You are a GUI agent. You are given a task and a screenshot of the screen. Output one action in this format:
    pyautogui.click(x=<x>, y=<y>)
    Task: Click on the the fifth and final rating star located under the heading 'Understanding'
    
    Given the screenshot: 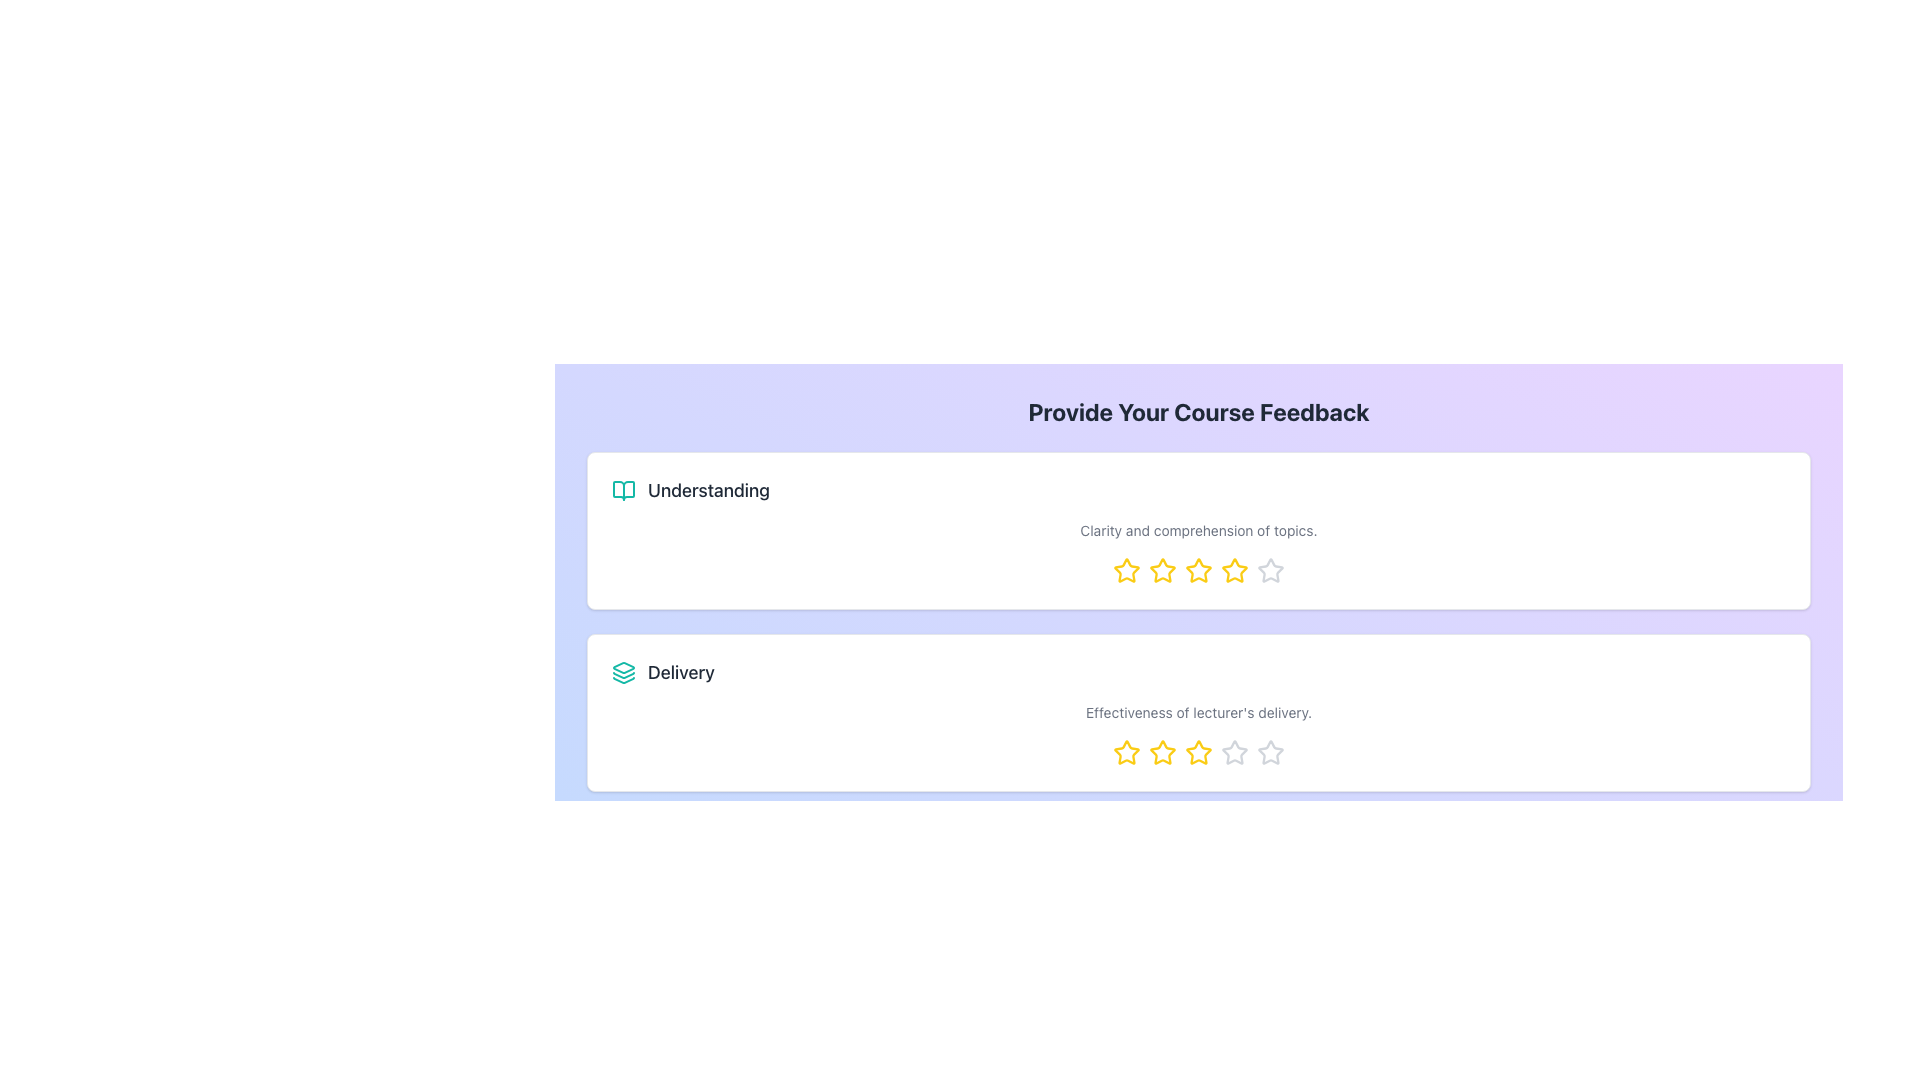 What is the action you would take?
    pyautogui.click(x=1270, y=570)
    